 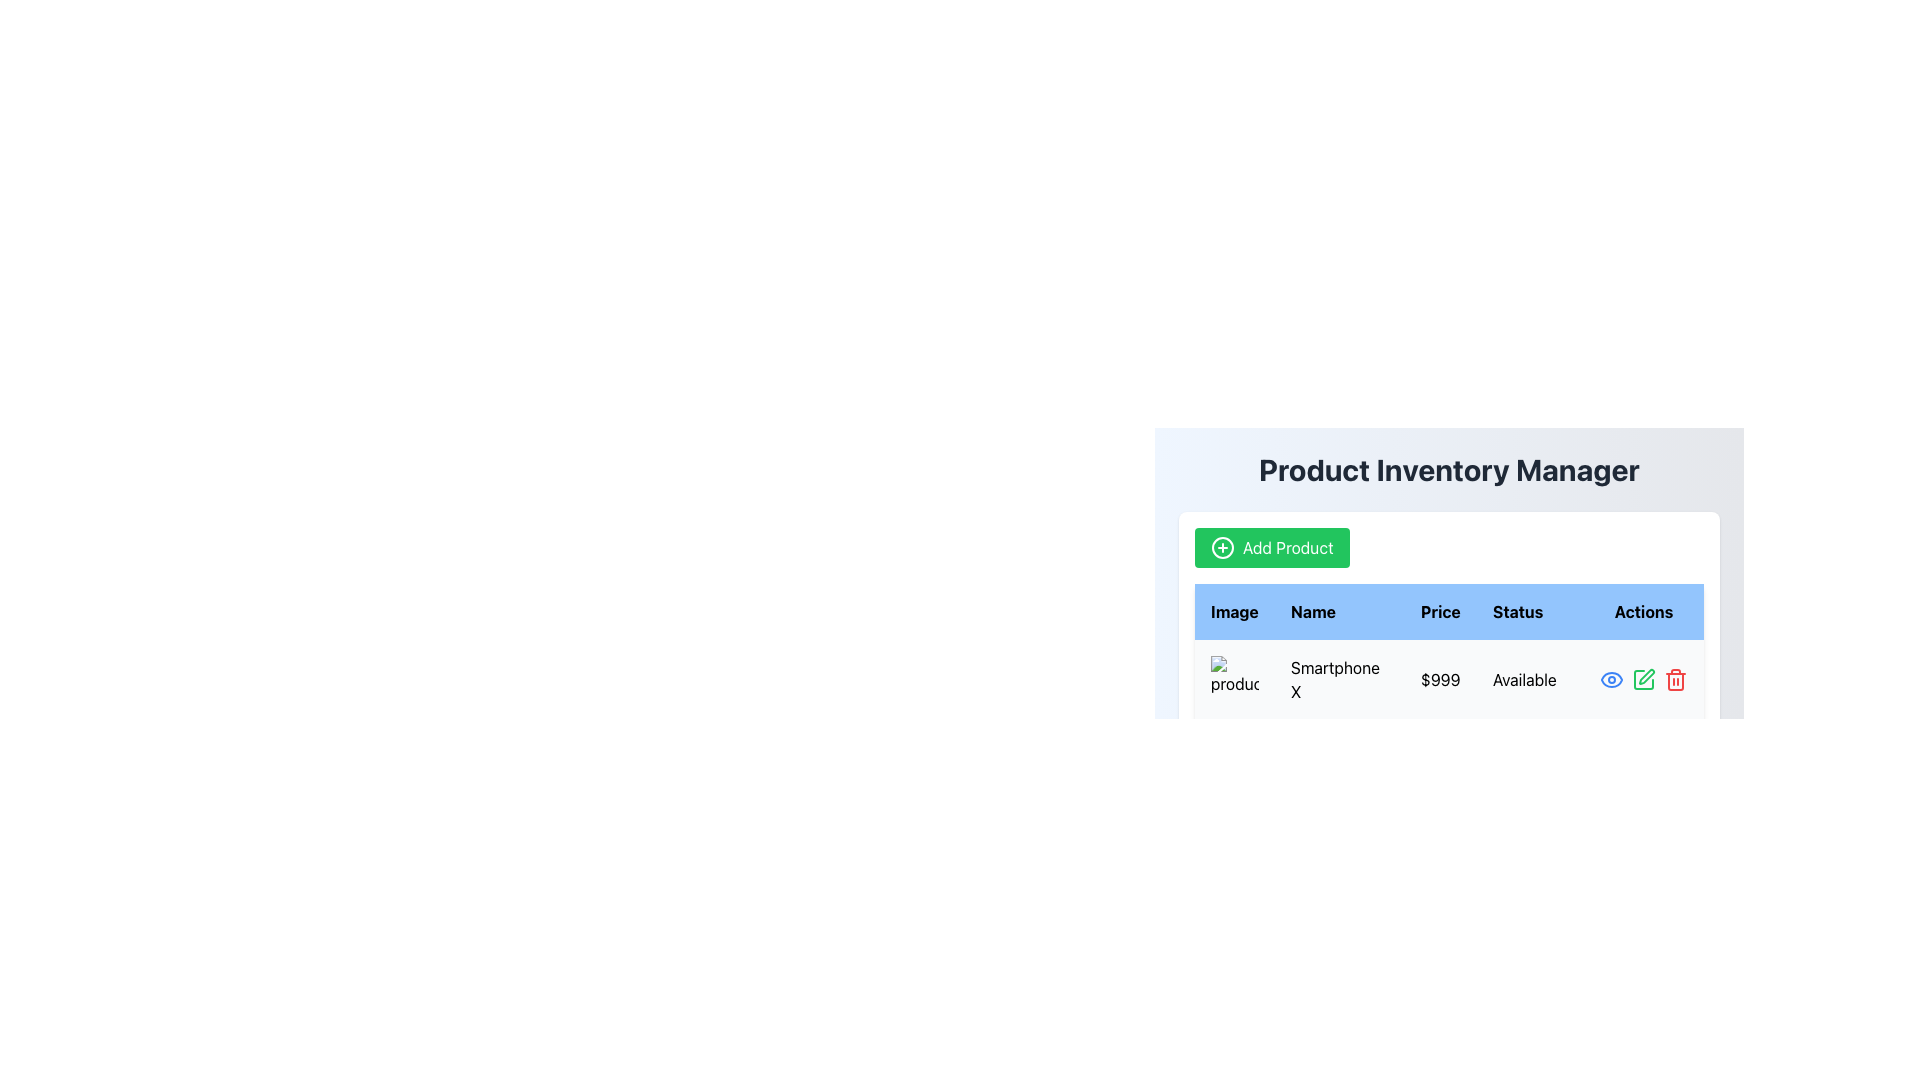 What do you see at coordinates (1233, 678) in the screenshot?
I see `the small image icon with placeholder text 'product'` at bounding box center [1233, 678].